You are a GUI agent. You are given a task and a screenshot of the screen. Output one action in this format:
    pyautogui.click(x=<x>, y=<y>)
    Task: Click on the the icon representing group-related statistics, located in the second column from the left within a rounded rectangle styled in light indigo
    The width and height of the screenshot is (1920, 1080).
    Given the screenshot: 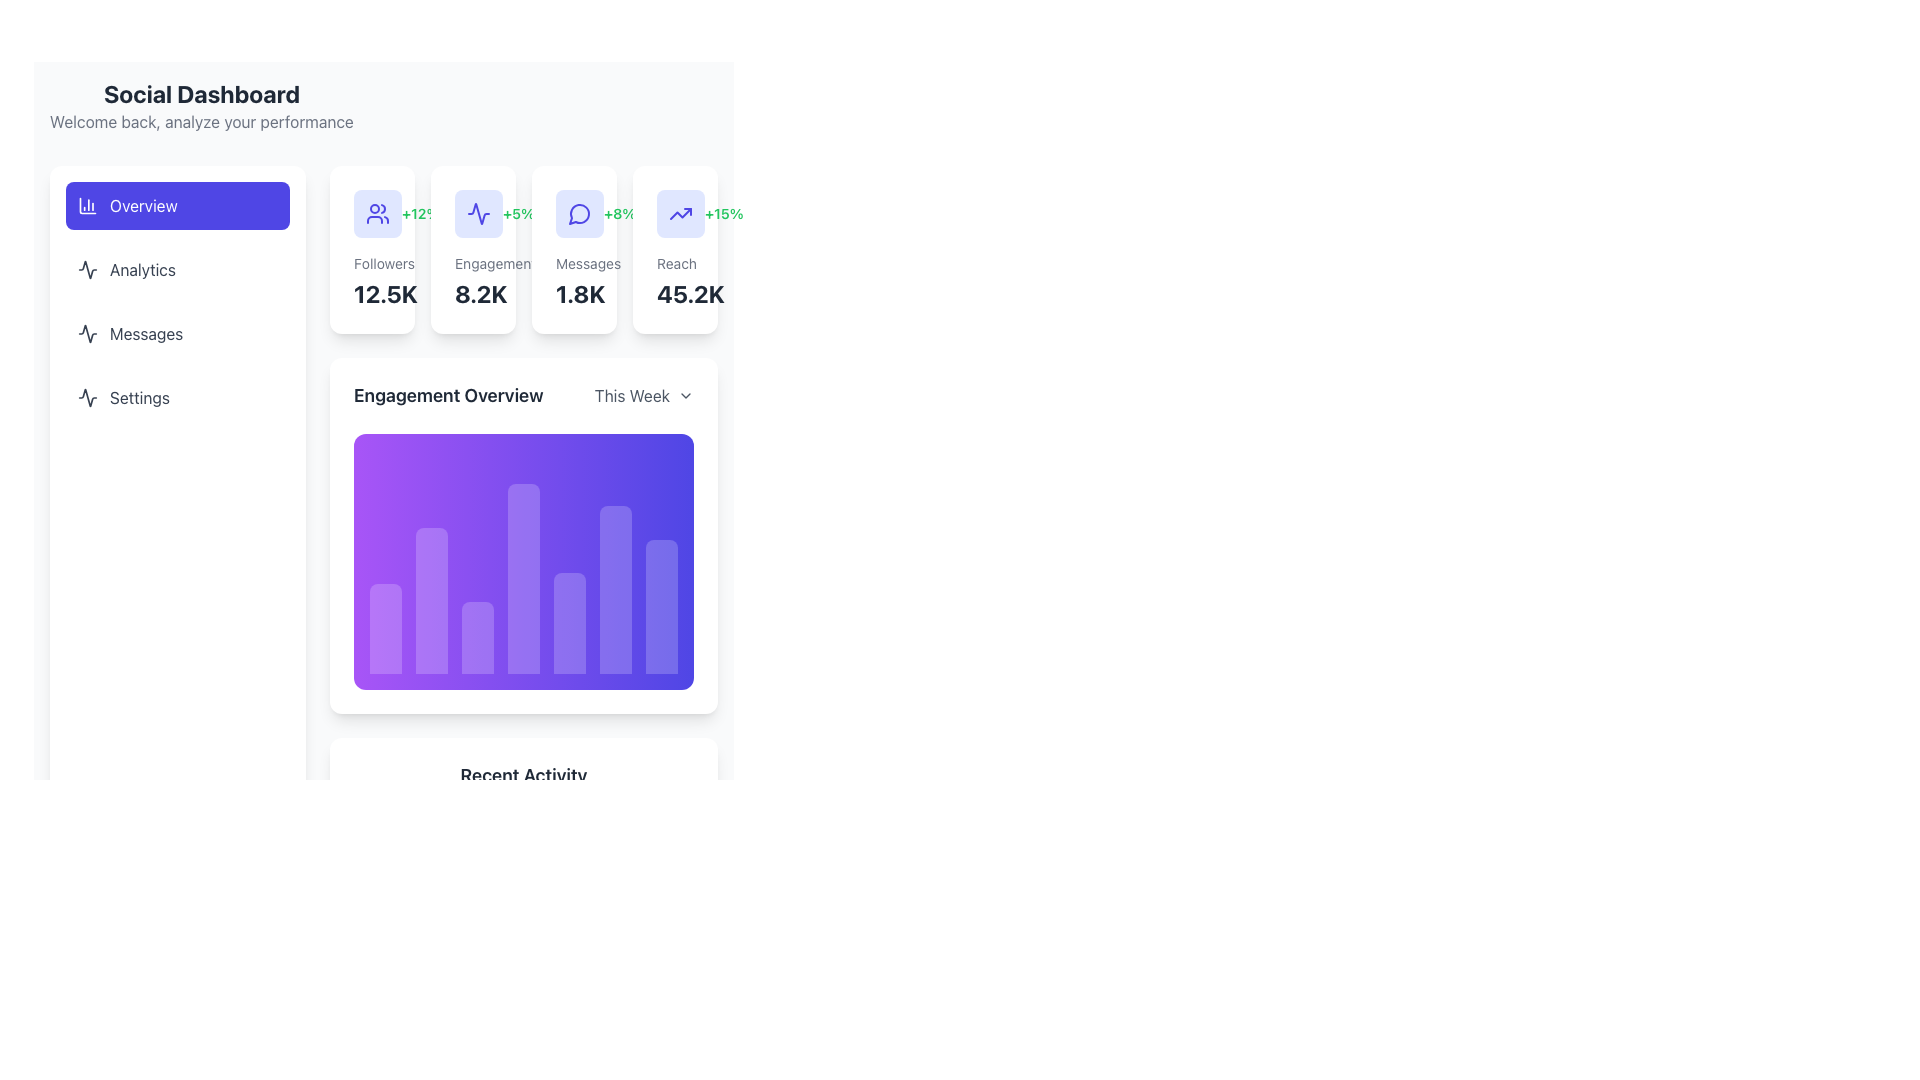 What is the action you would take?
    pyautogui.click(x=378, y=213)
    